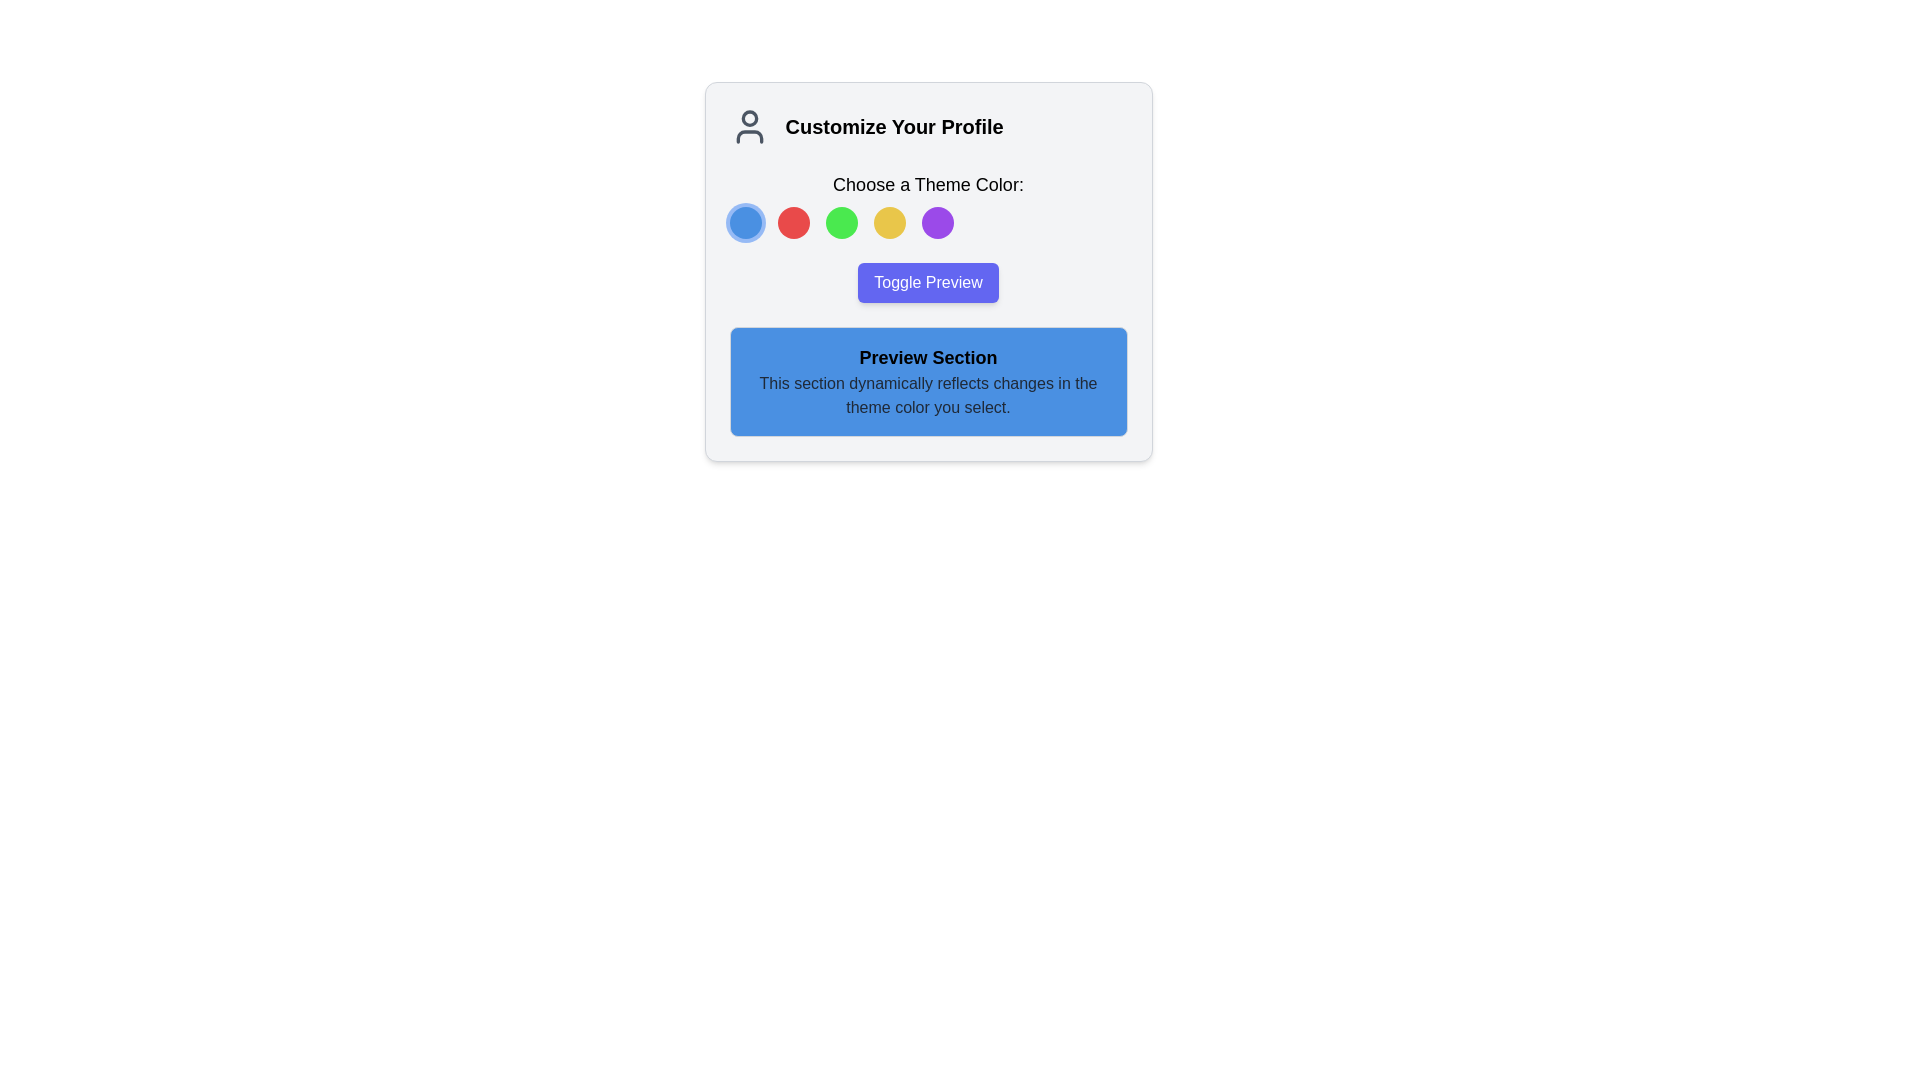 The height and width of the screenshot is (1080, 1920). What do you see at coordinates (748, 127) in the screenshot?
I see `the user silhouette icon that is styled with a stroke and gray color, positioned to the left of the 'Customize Your Profile' text header in the profile customization section` at bounding box center [748, 127].